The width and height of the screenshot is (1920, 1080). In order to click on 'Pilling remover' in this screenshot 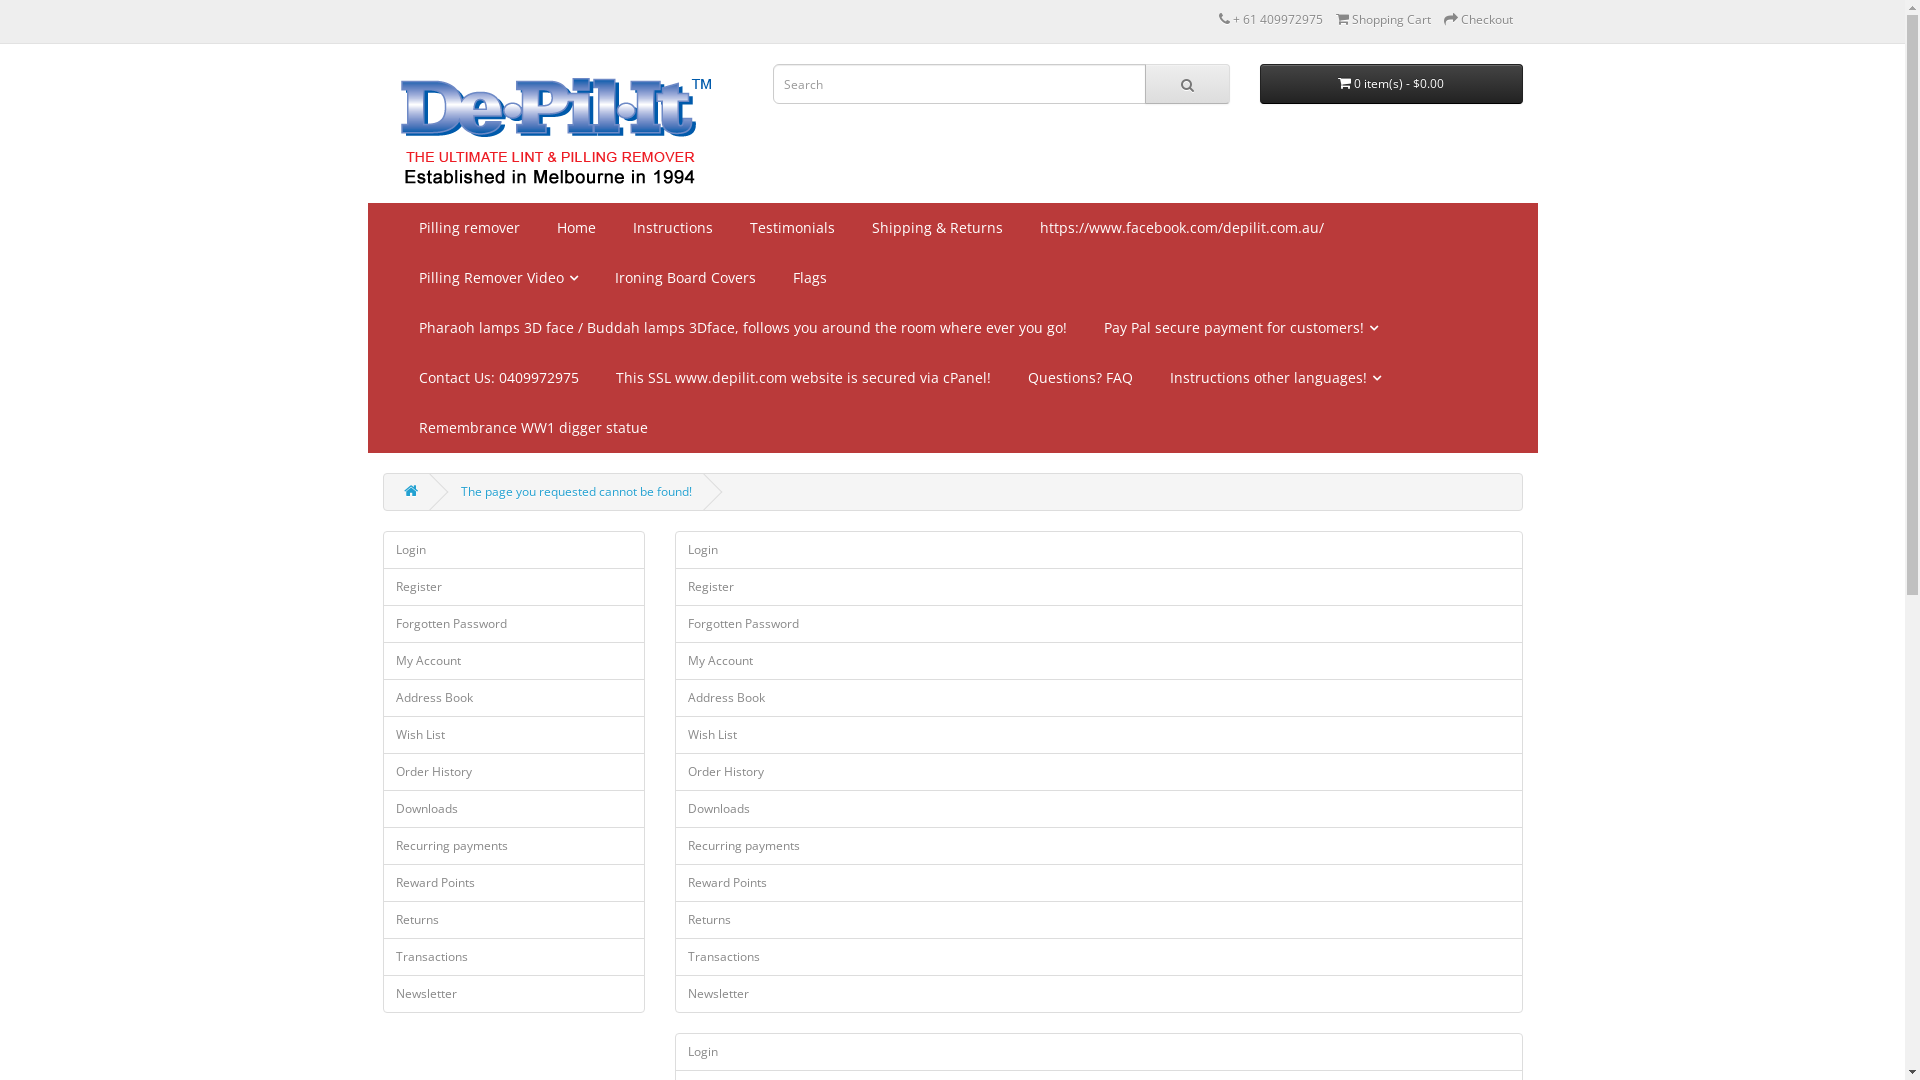, I will do `click(398, 226)`.